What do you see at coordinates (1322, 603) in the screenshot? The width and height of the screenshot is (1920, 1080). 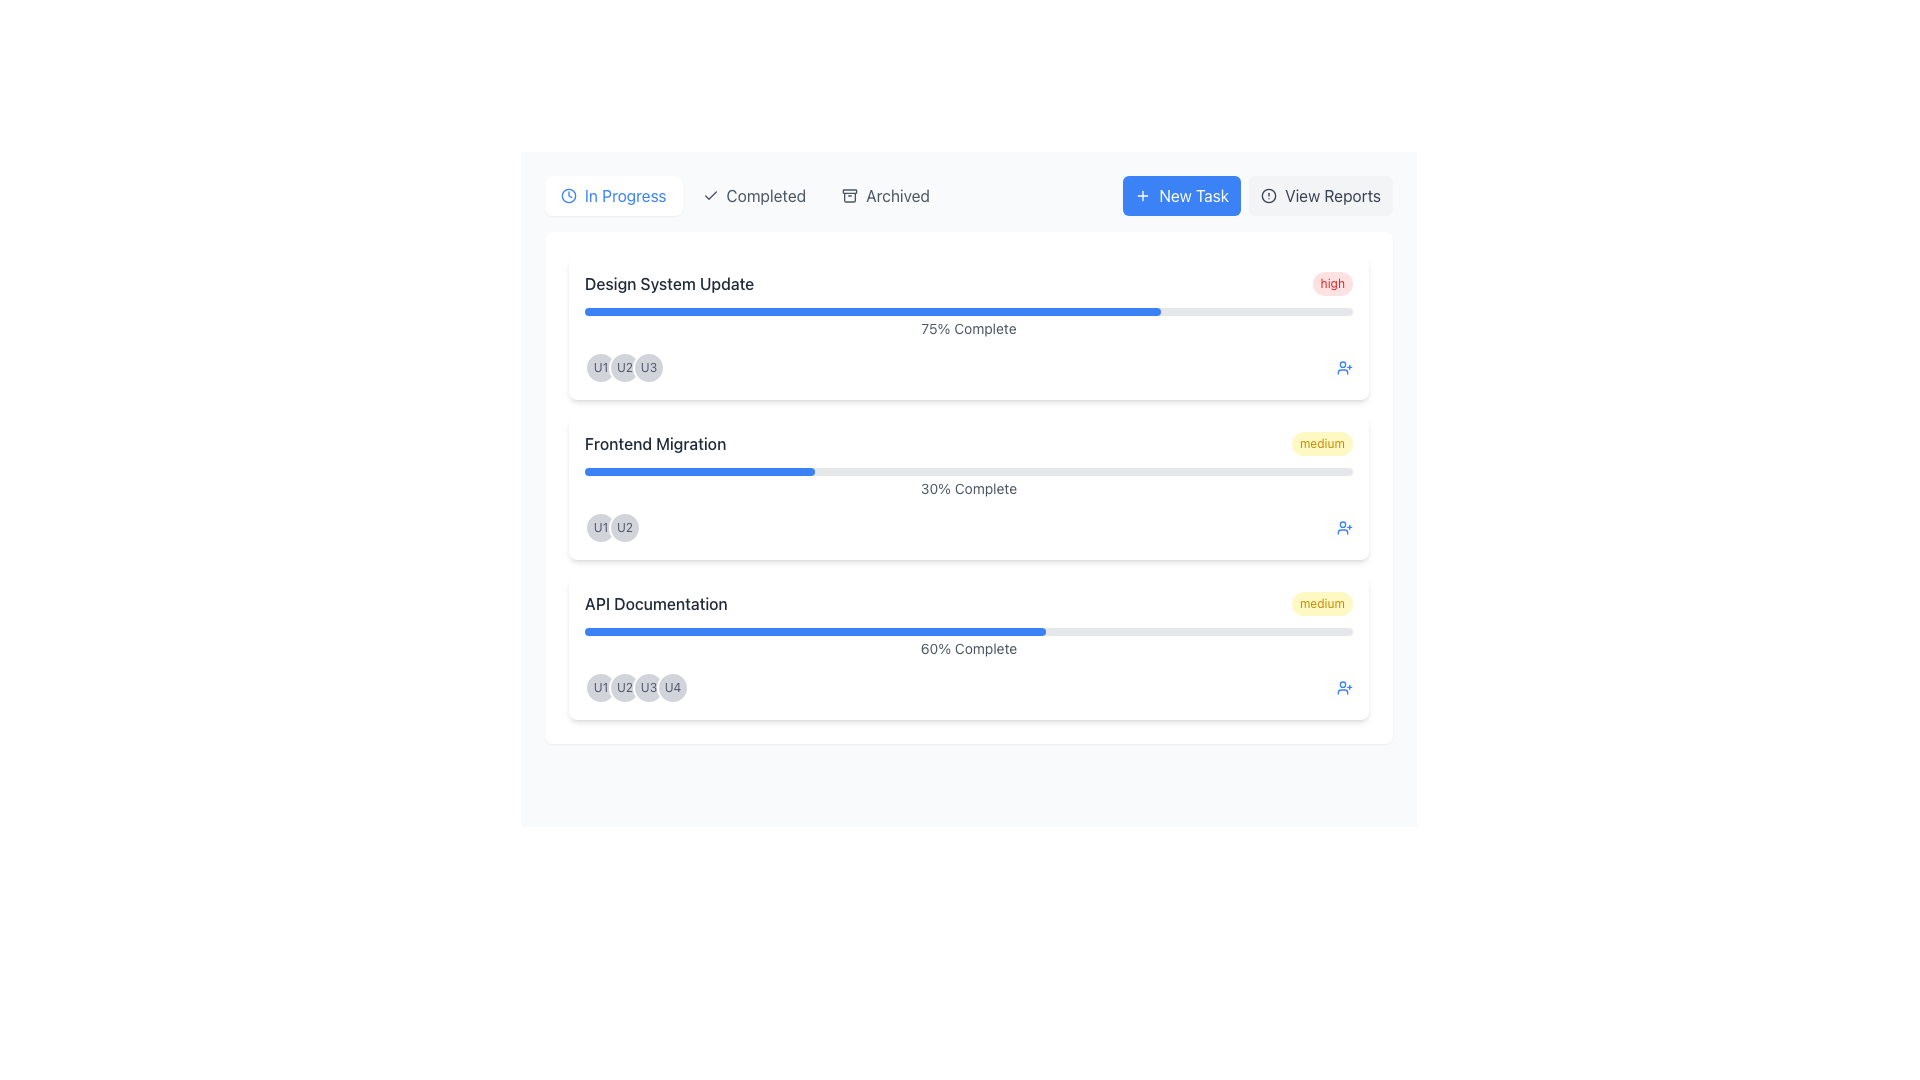 I see `the priority or status label located on the right side of the text within the 'API Documentation' section` at bounding box center [1322, 603].